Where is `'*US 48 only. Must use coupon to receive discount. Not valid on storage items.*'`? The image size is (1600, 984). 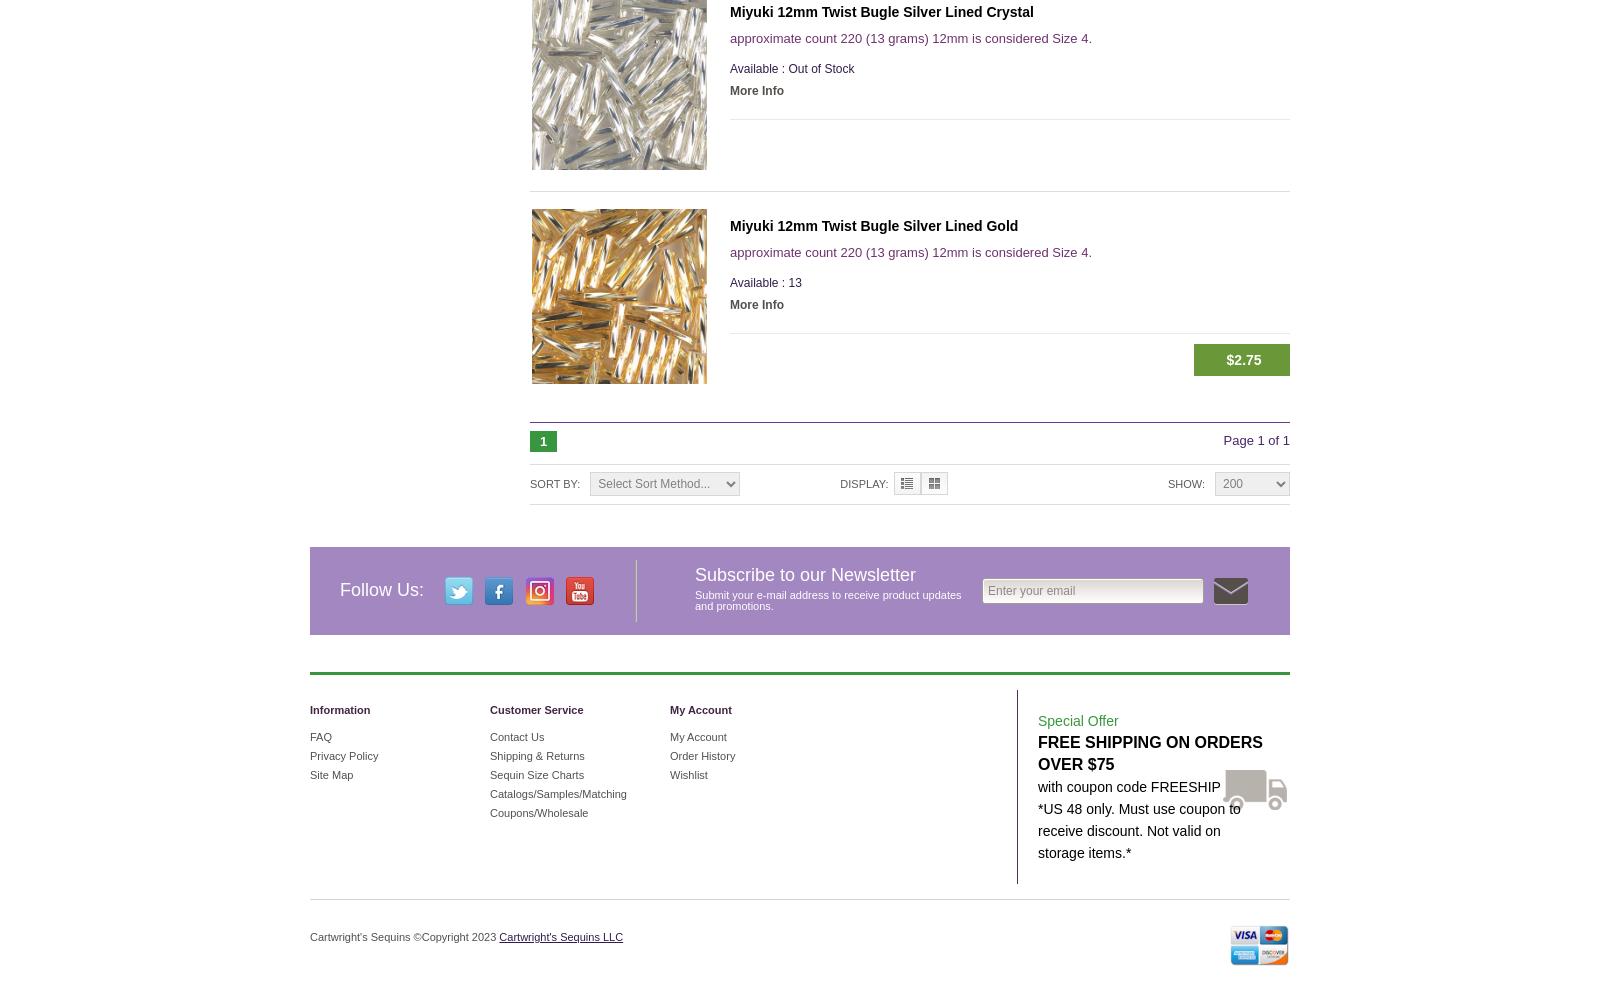 '*US 48 only. Must use coupon to receive discount. Not valid on storage items.*' is located at coordinates (1139, 829).